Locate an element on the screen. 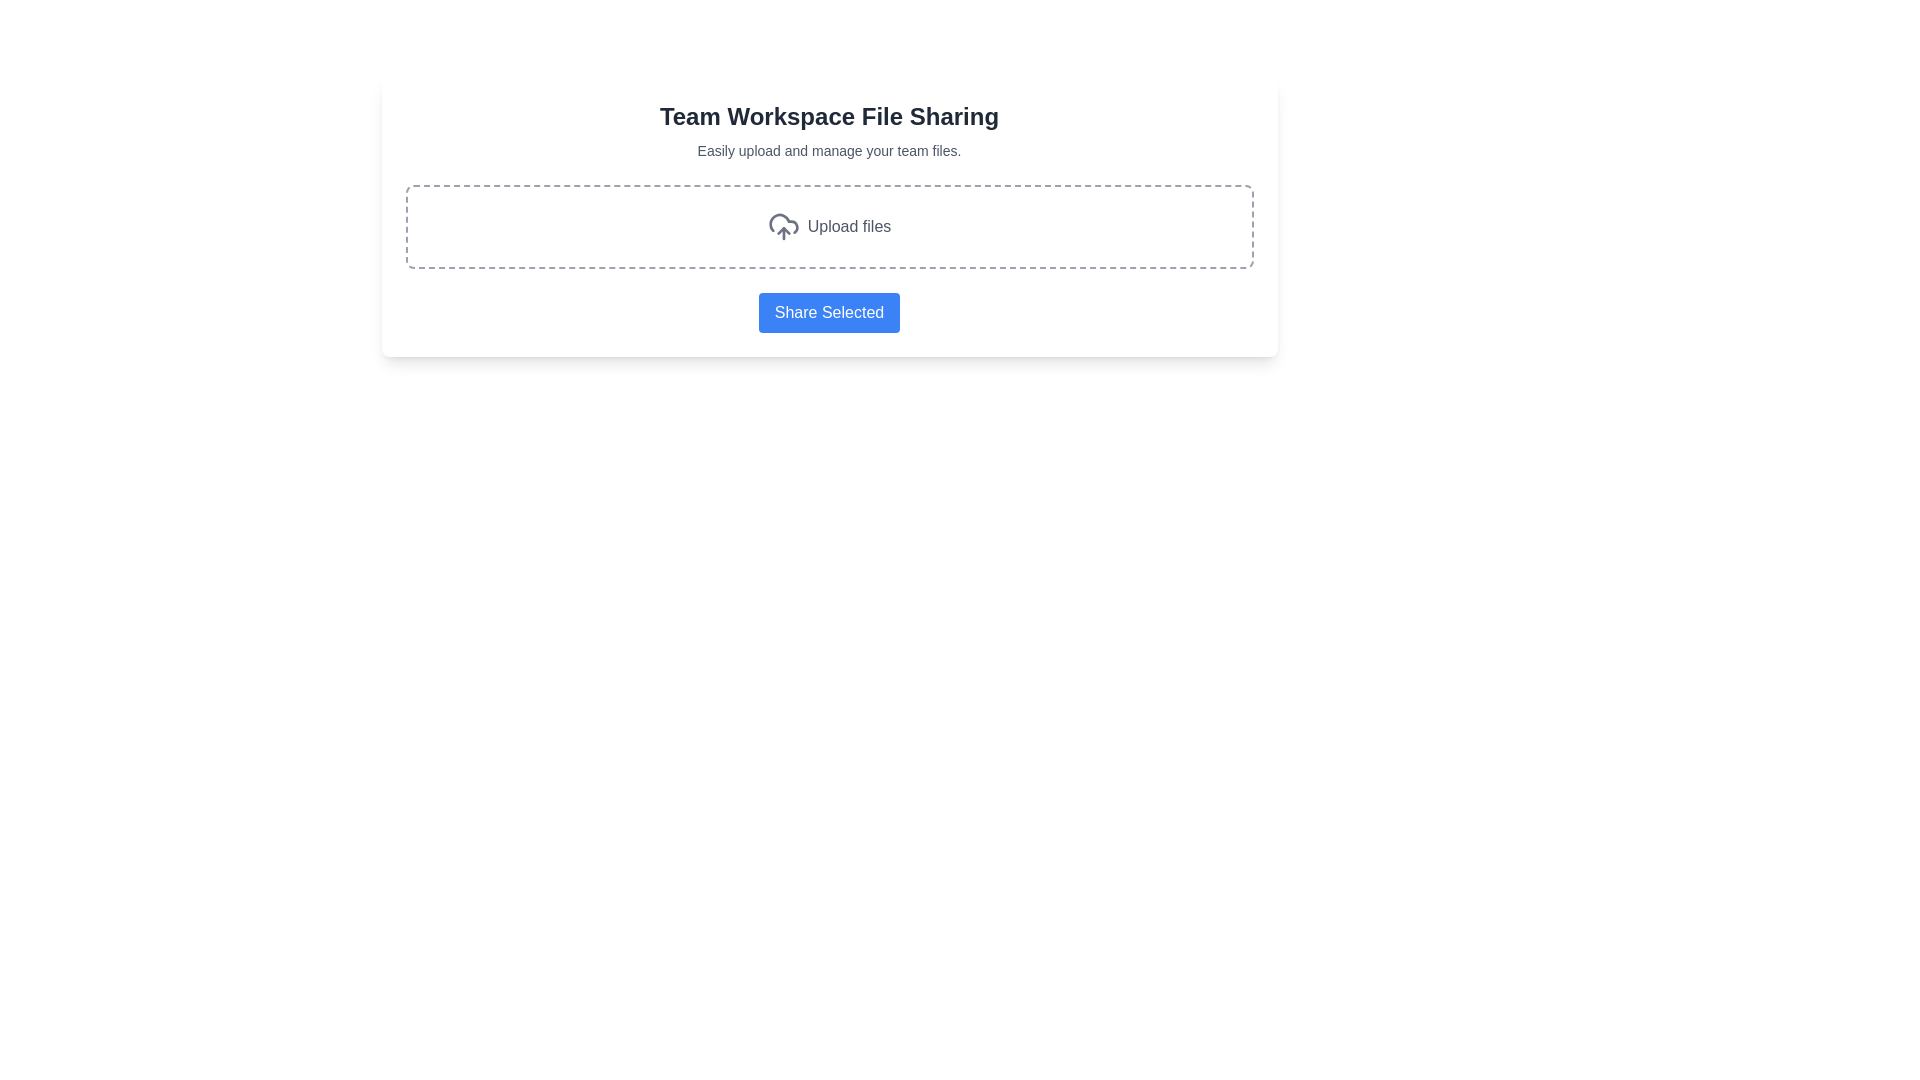 The height and width of the screenshot is (1080, 1920). and drop a file onto the clickable area for file upload, which is centrally located below the text 'Easily upload and manage your team files.' and above the 'Share Selected' button is located at coordinates (829, 226).